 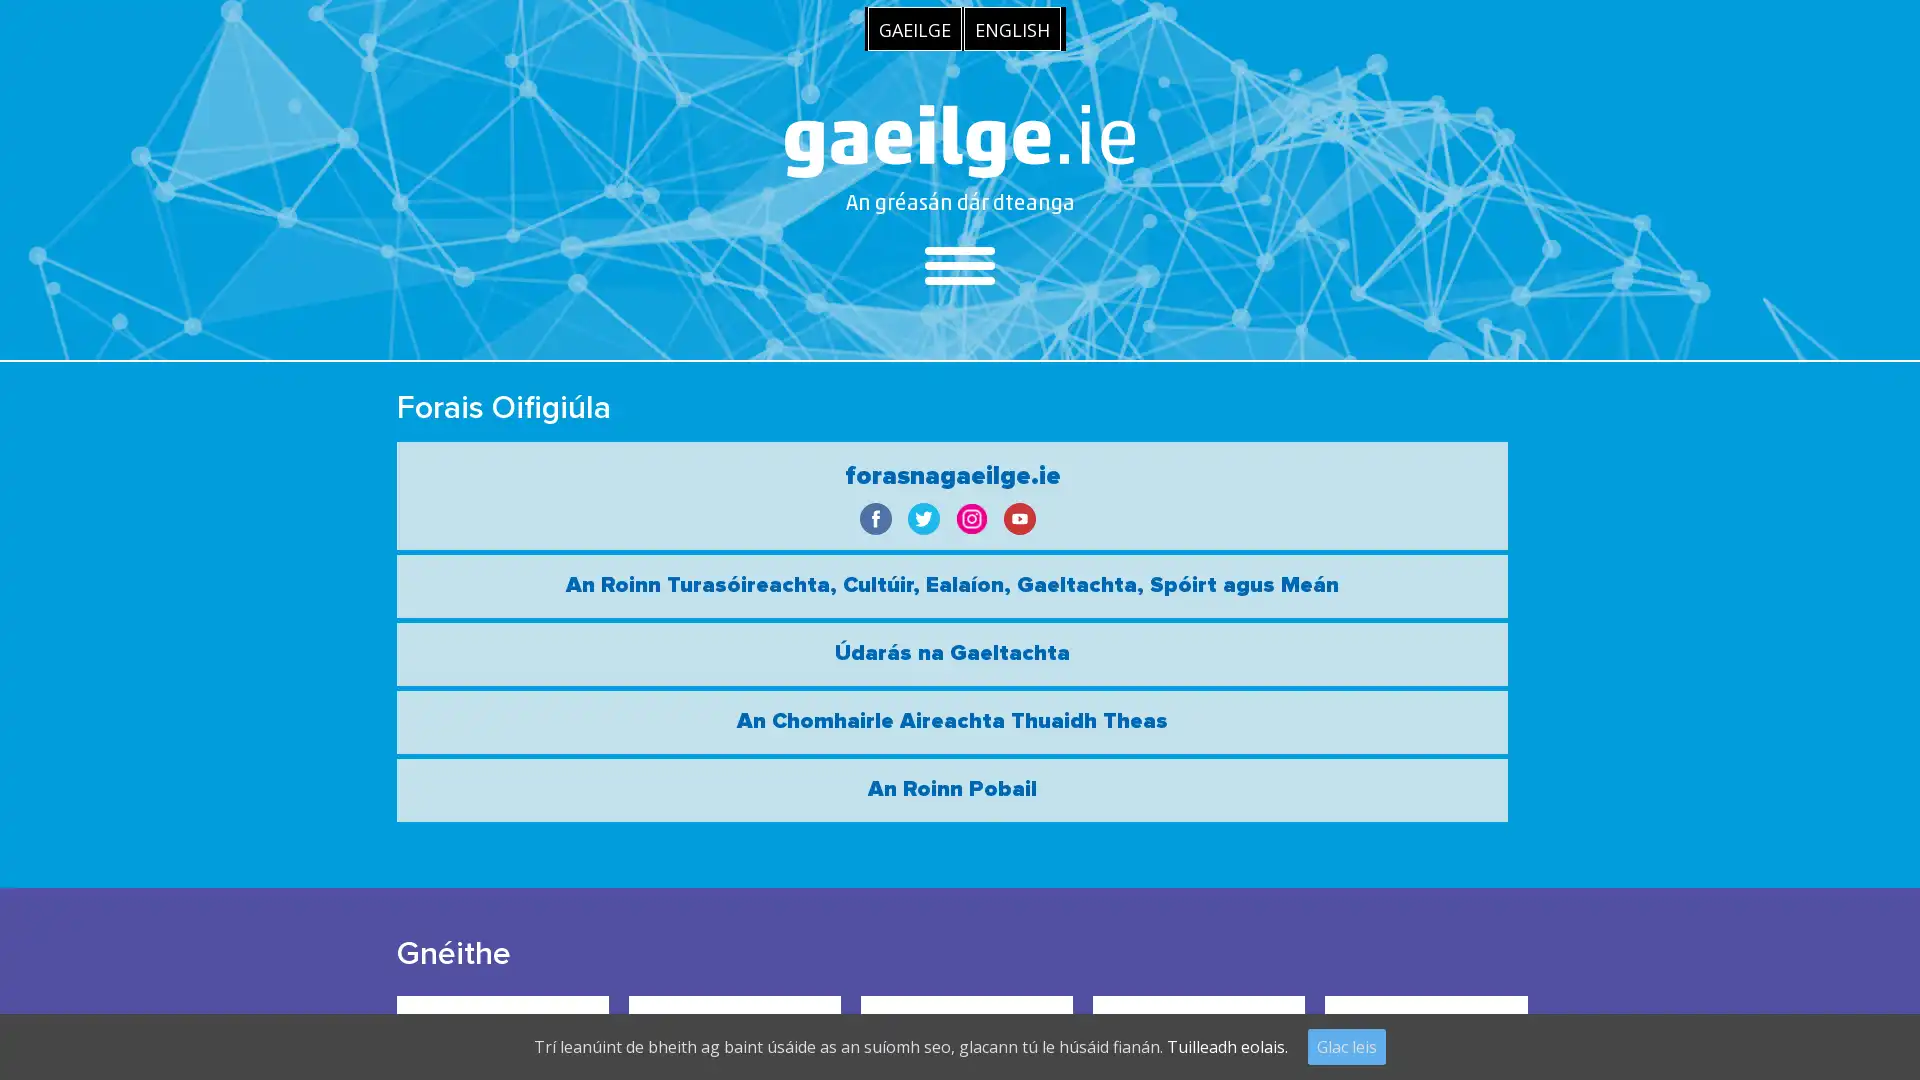 I want to click on Glac leis, so click(x=1347, y=1045).